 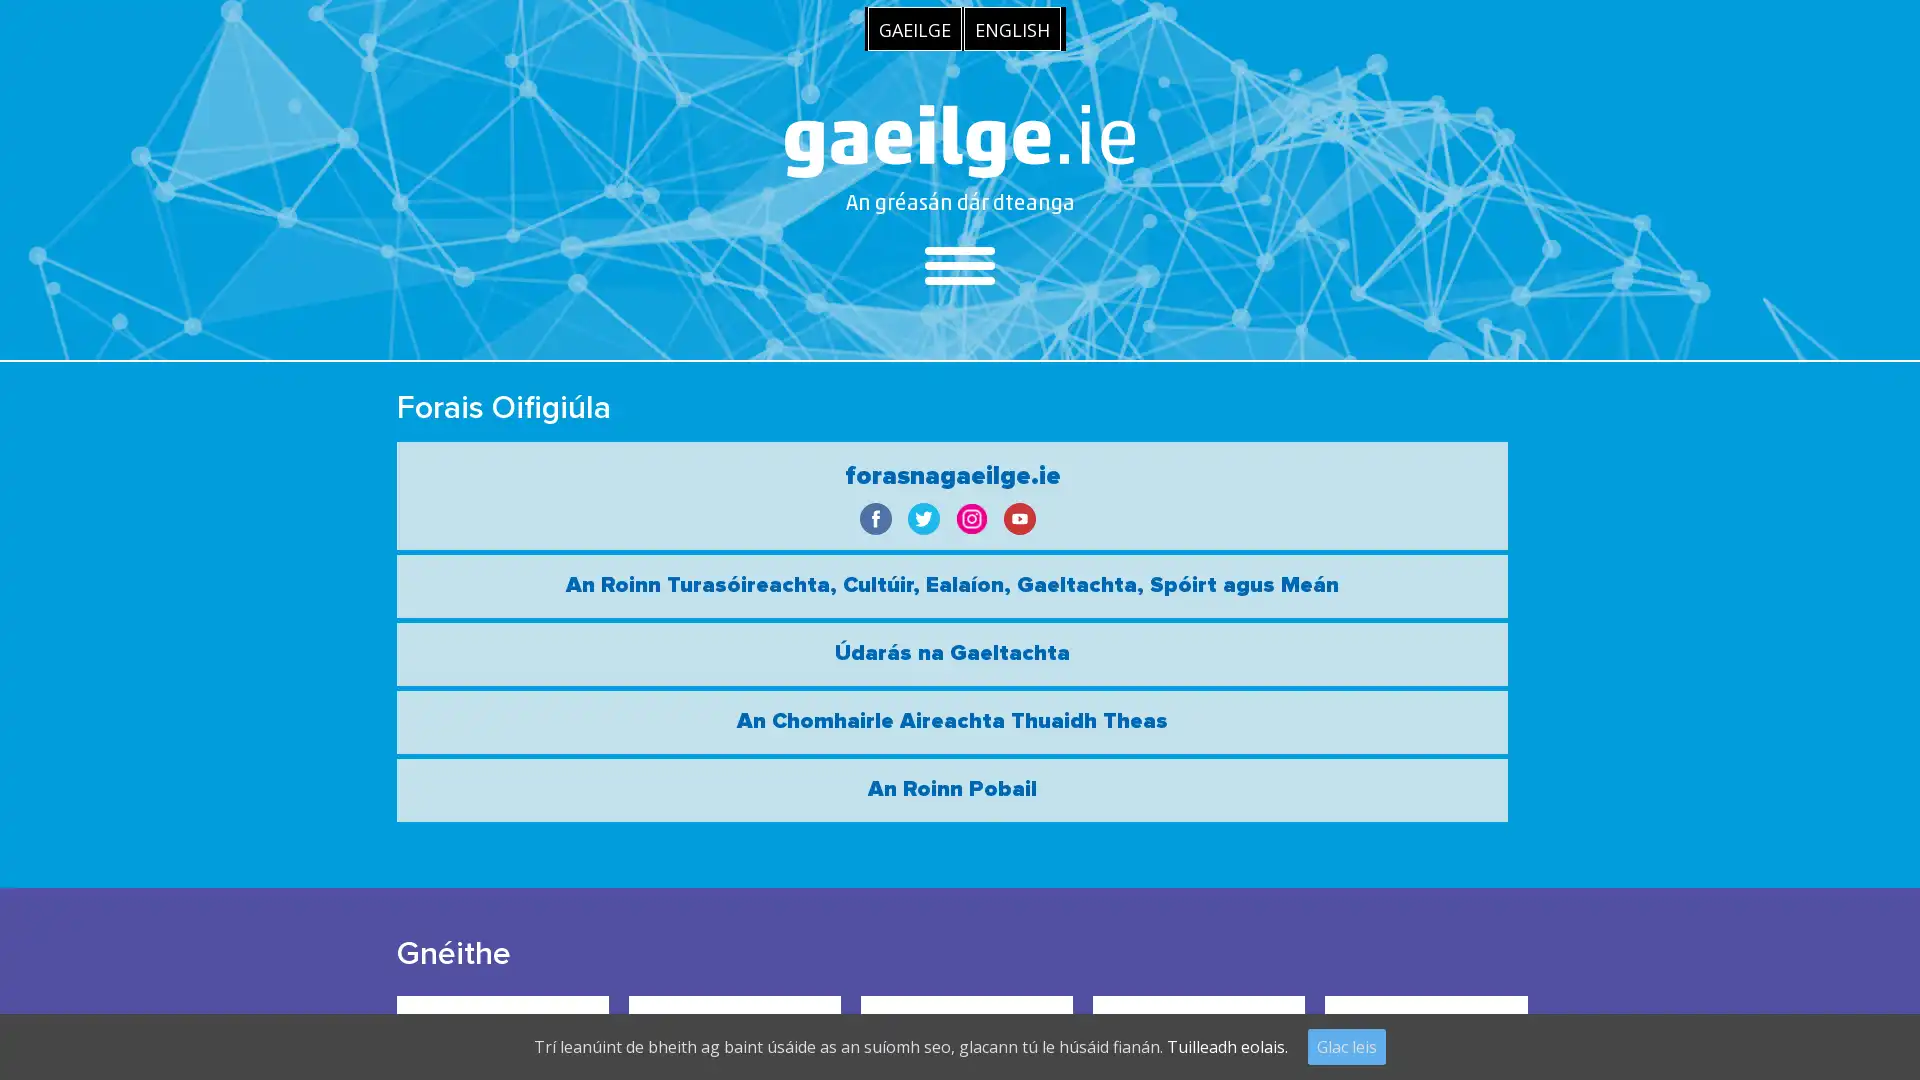 I want to click on Glac leis, so click(x=1347, y=1045).